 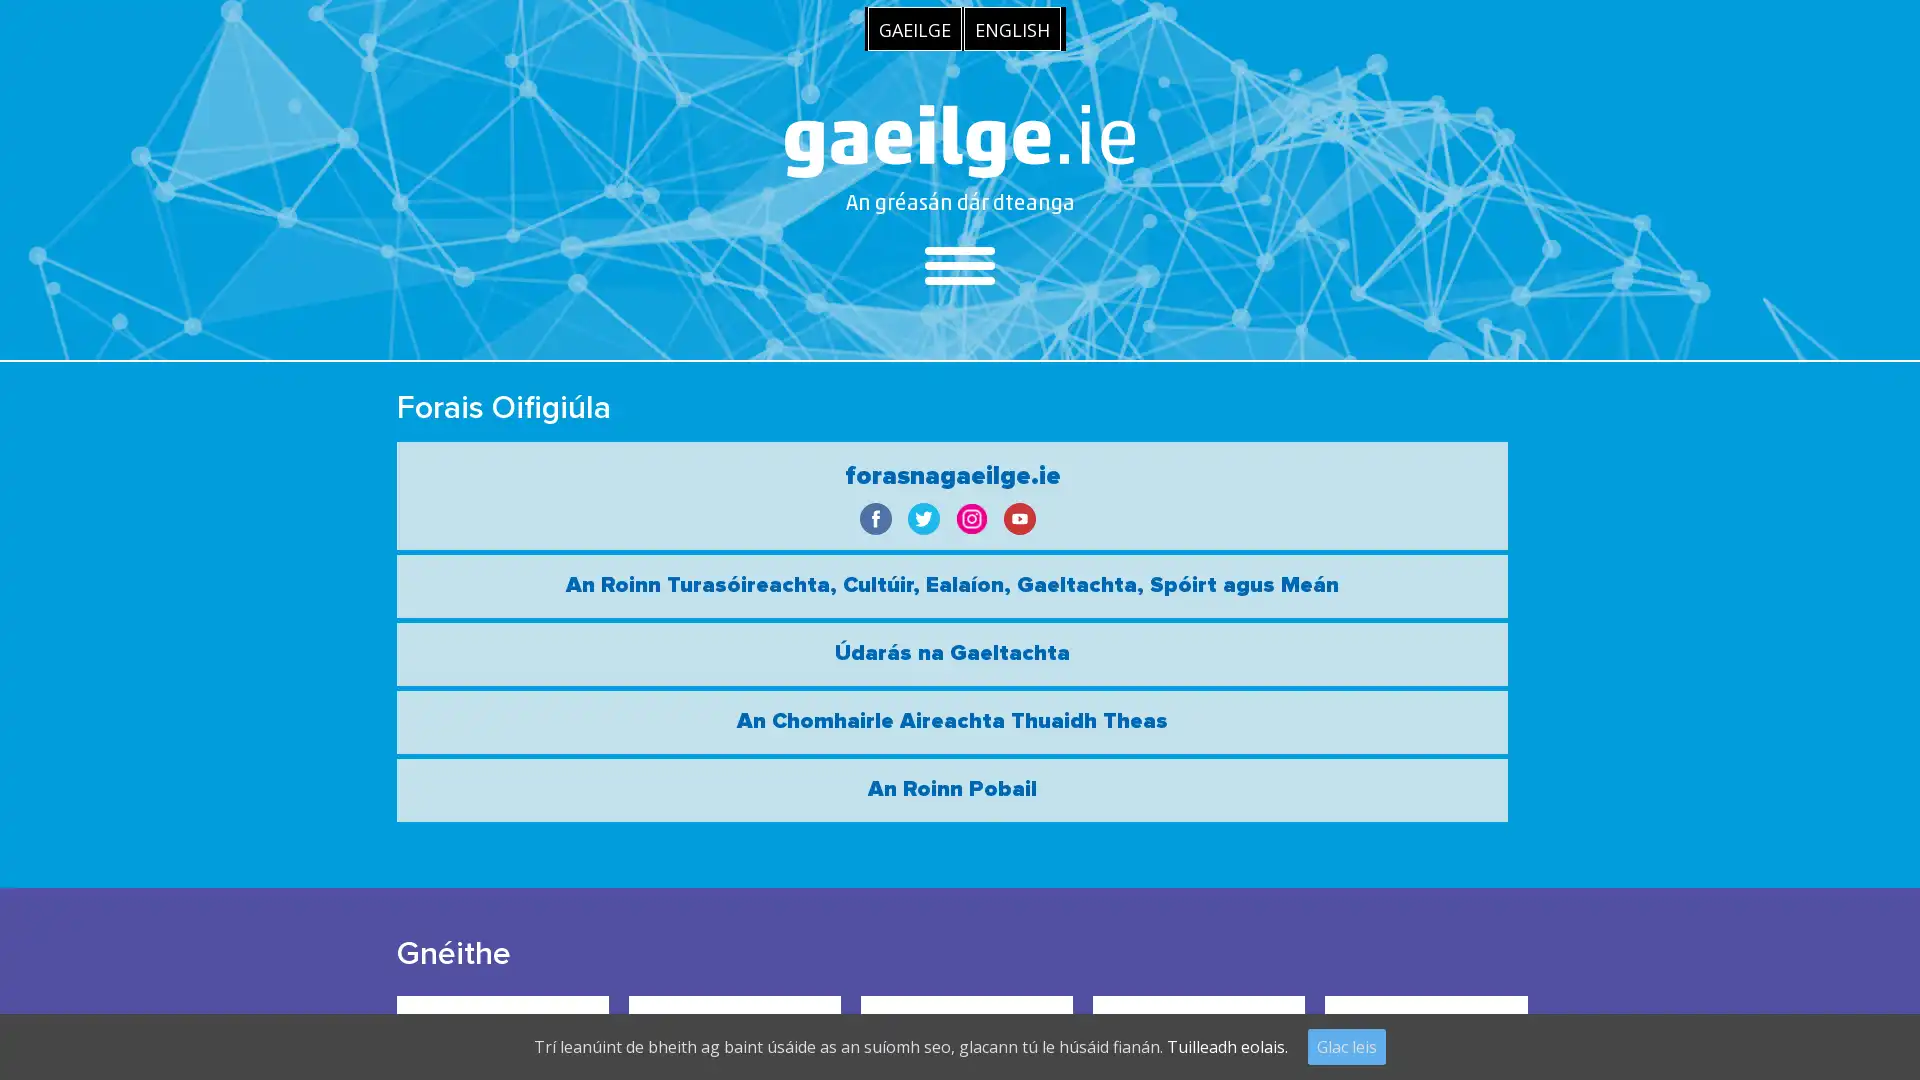 I want to click on Glac leis, so click(x=1347, y=1045).